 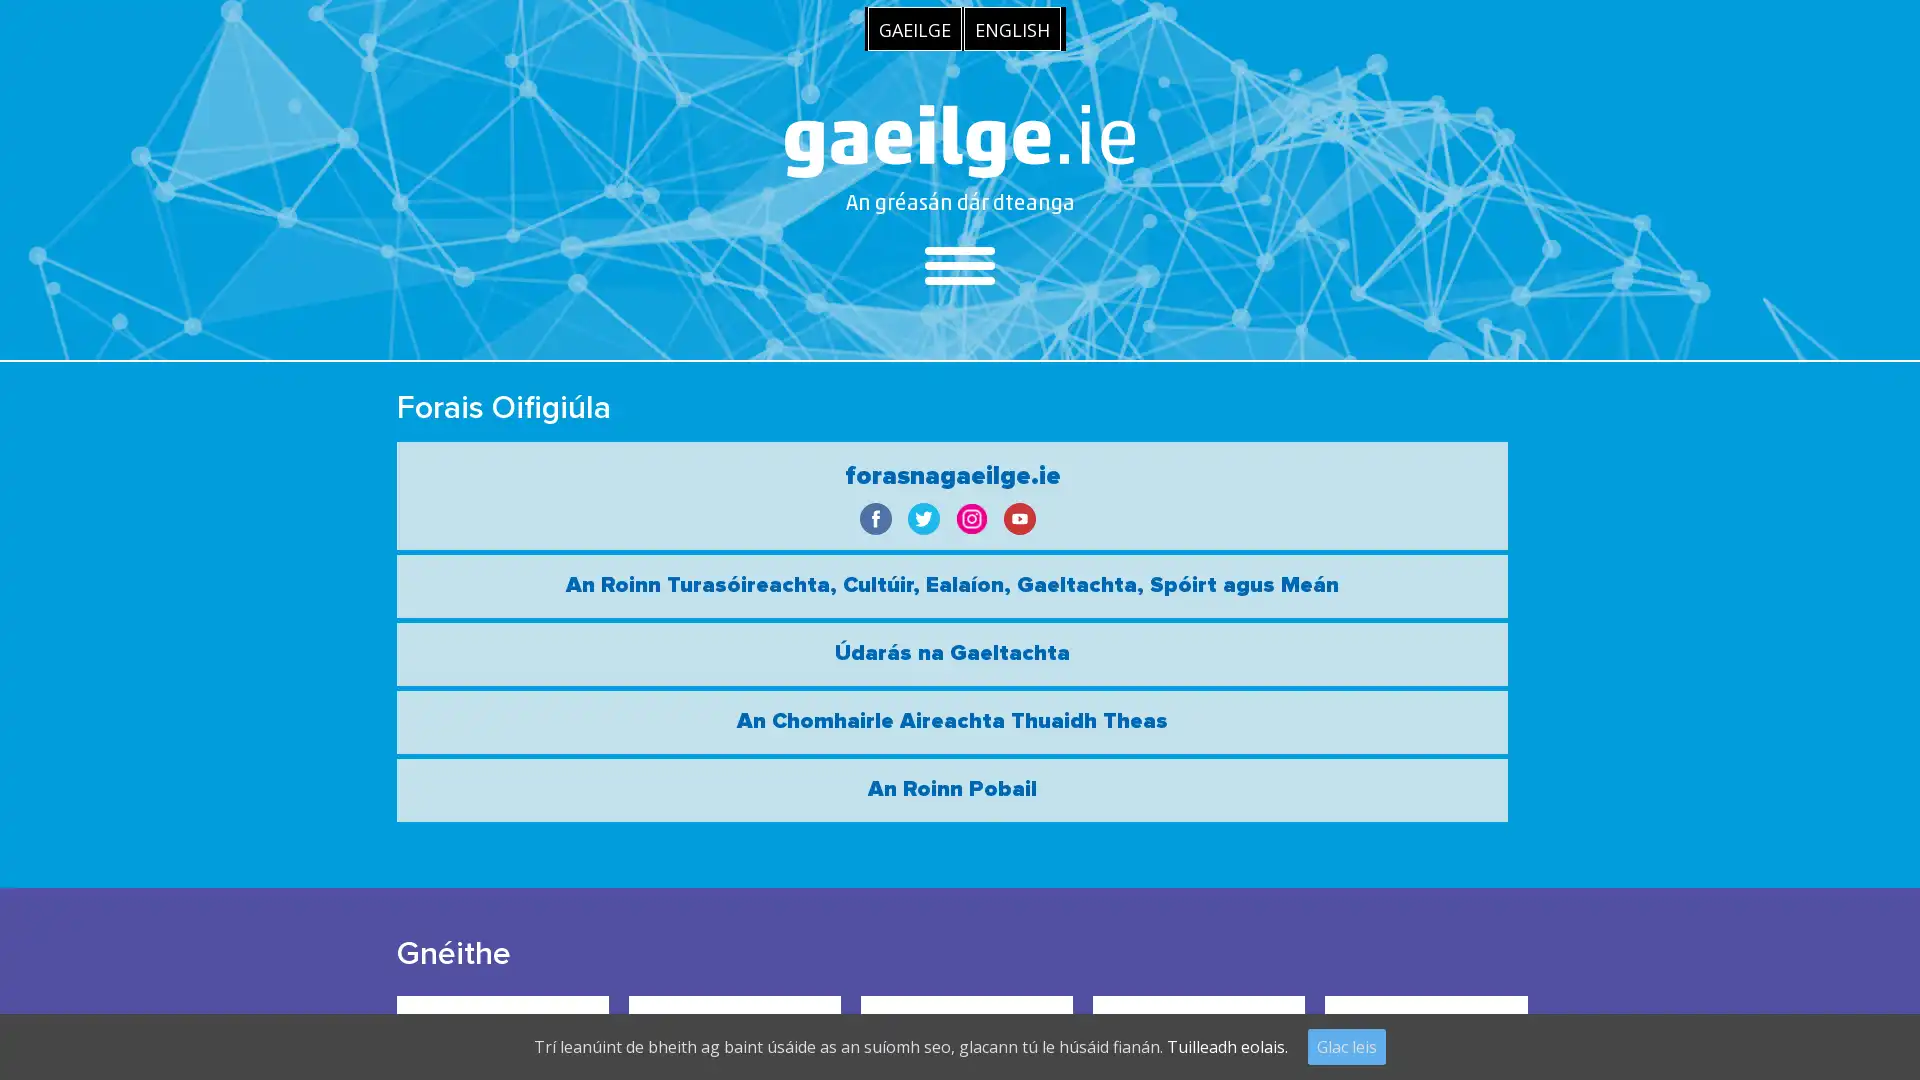 I want to click on Glac leis, so click(x=1347, y=1045).